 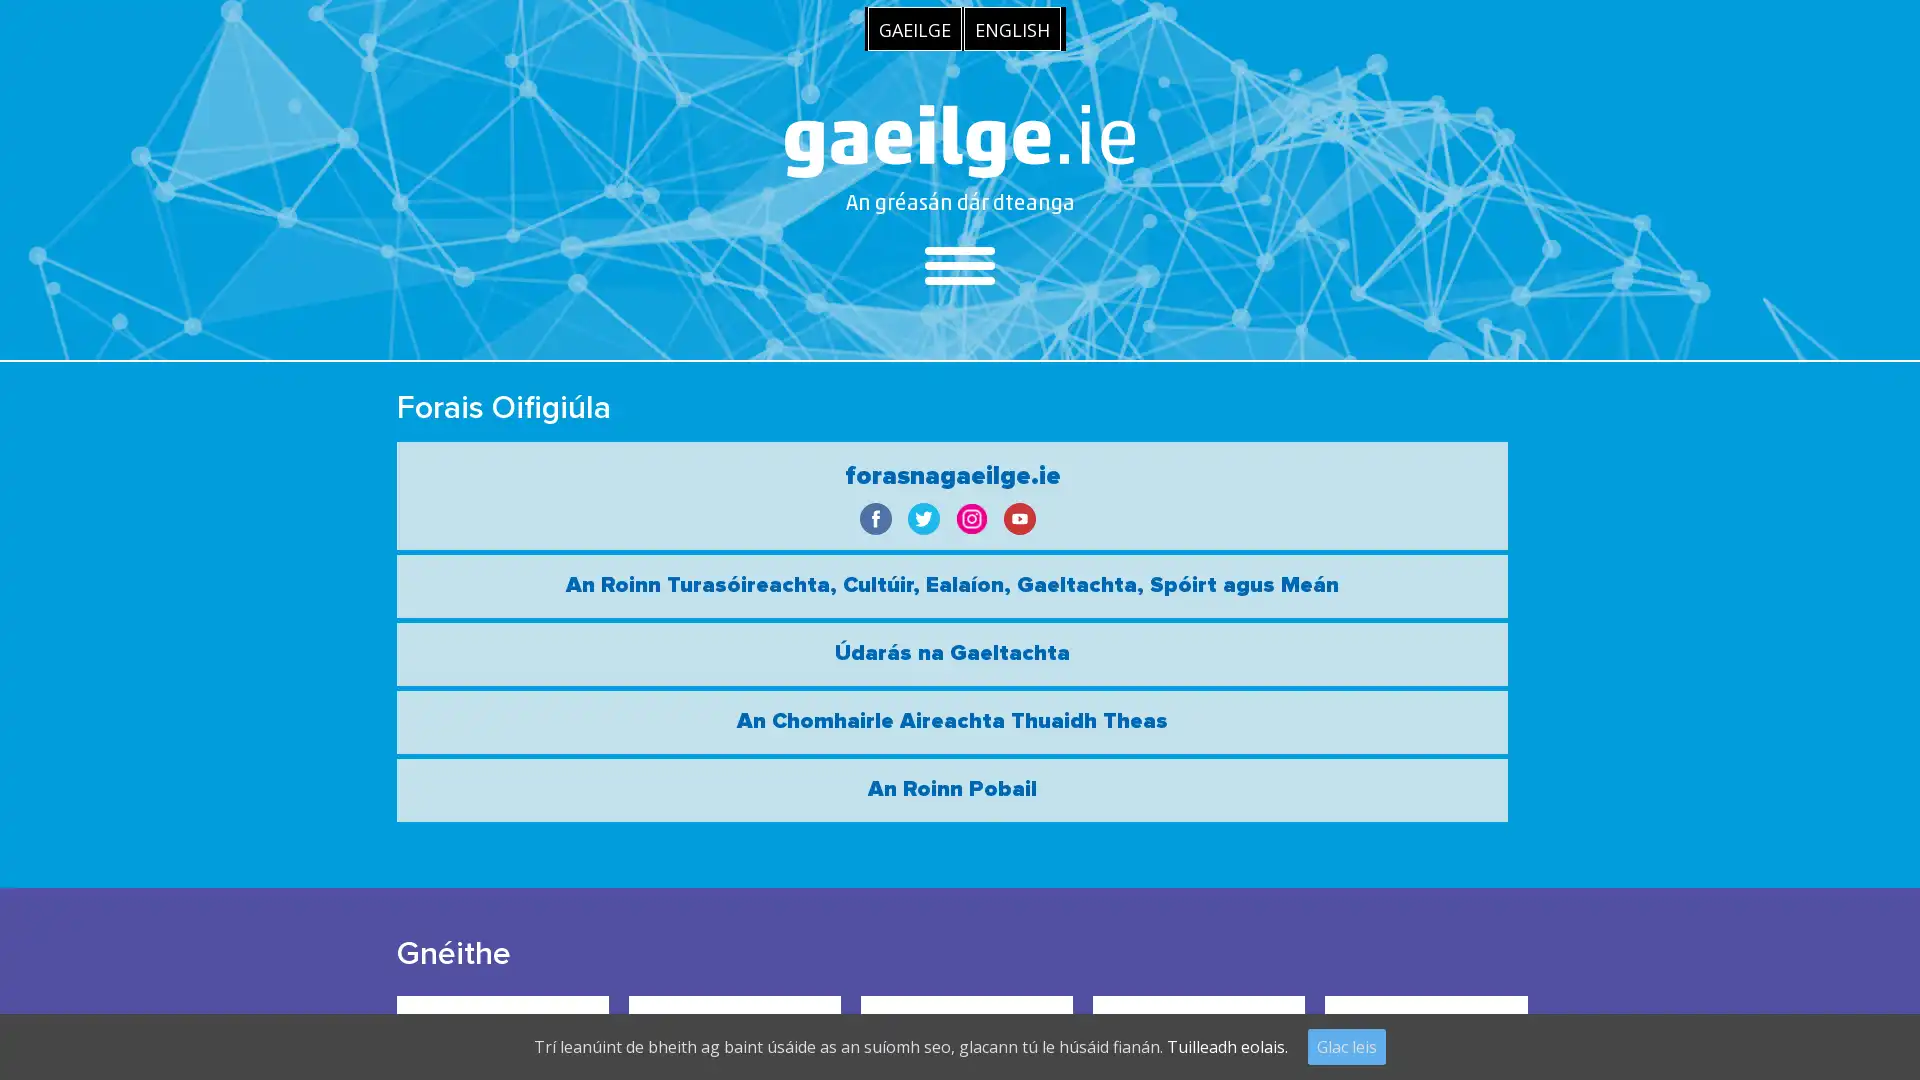 I want to click on Glac leis, so click(x=1347, y=1045).